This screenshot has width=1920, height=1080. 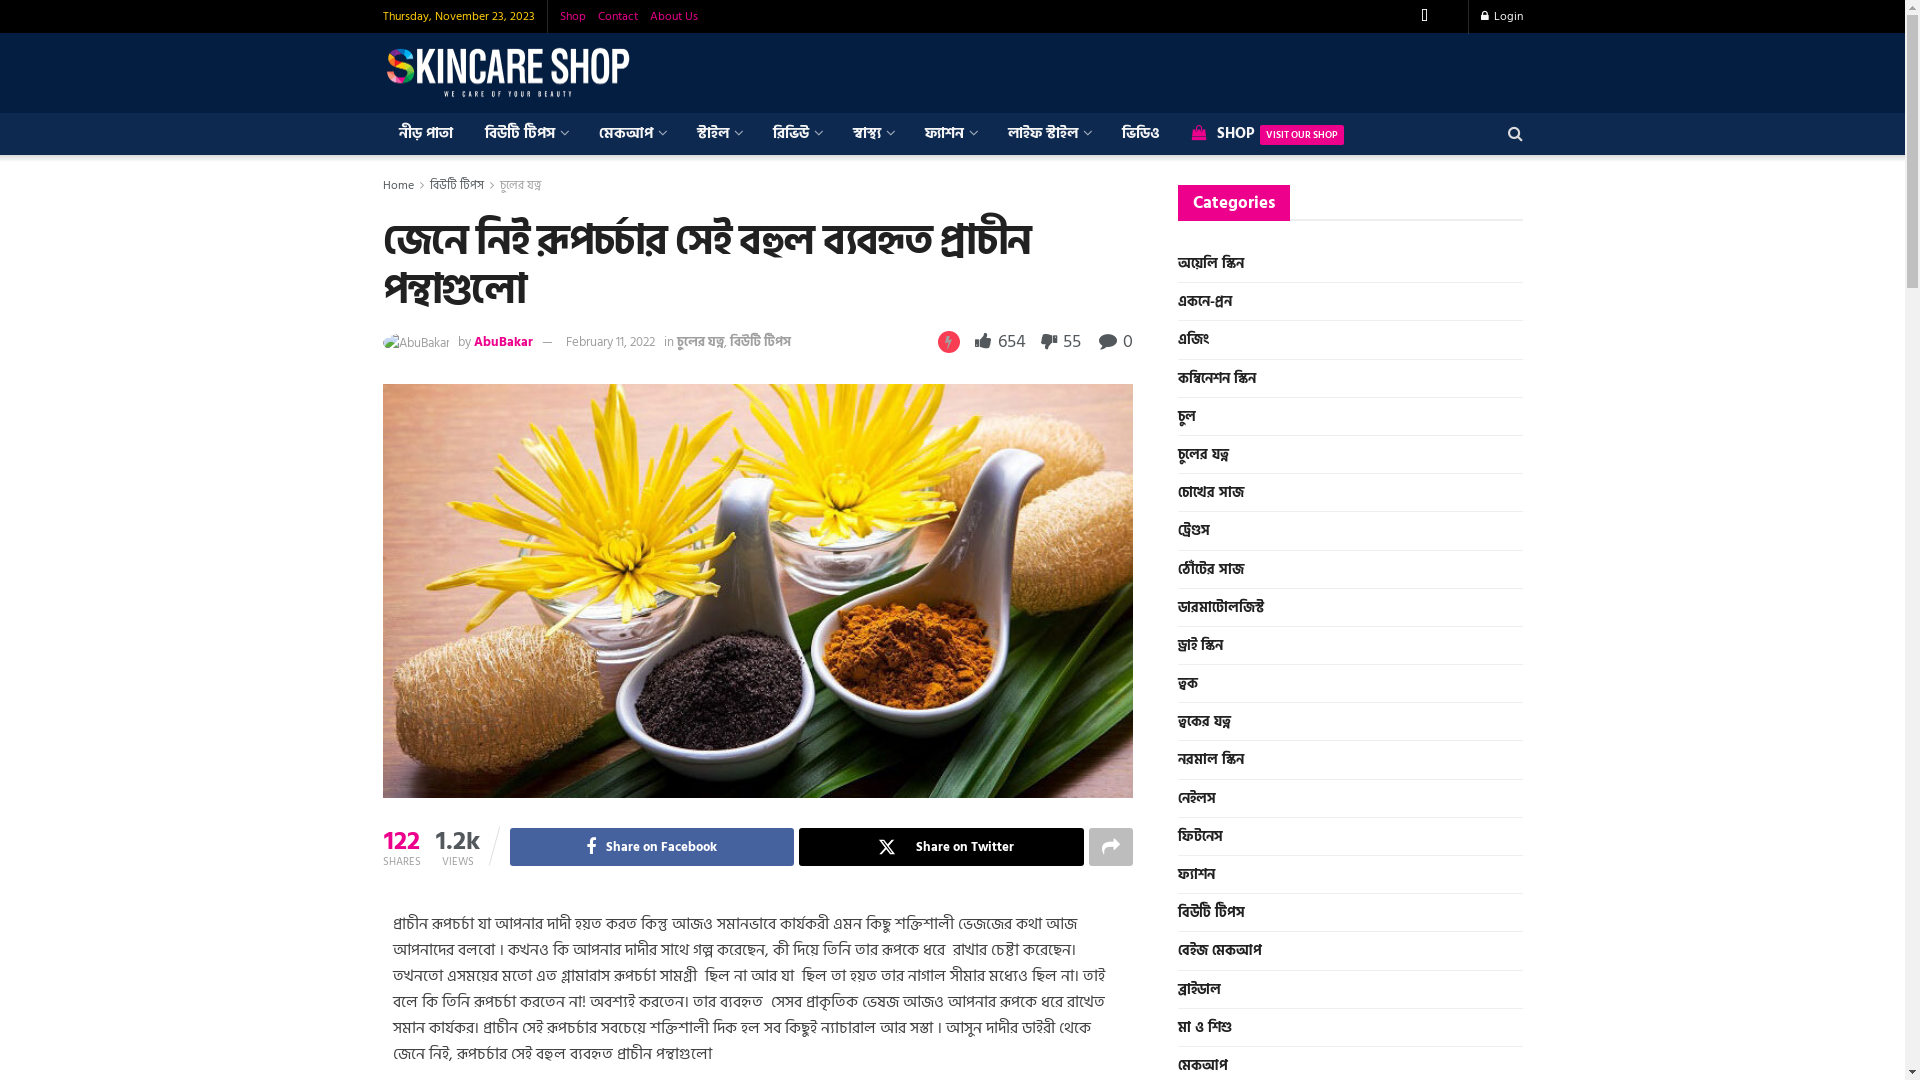 What do you see at coordinates (1113, 340) in the screenshot?
I see `'0'` at bounding box center [1113, 340].